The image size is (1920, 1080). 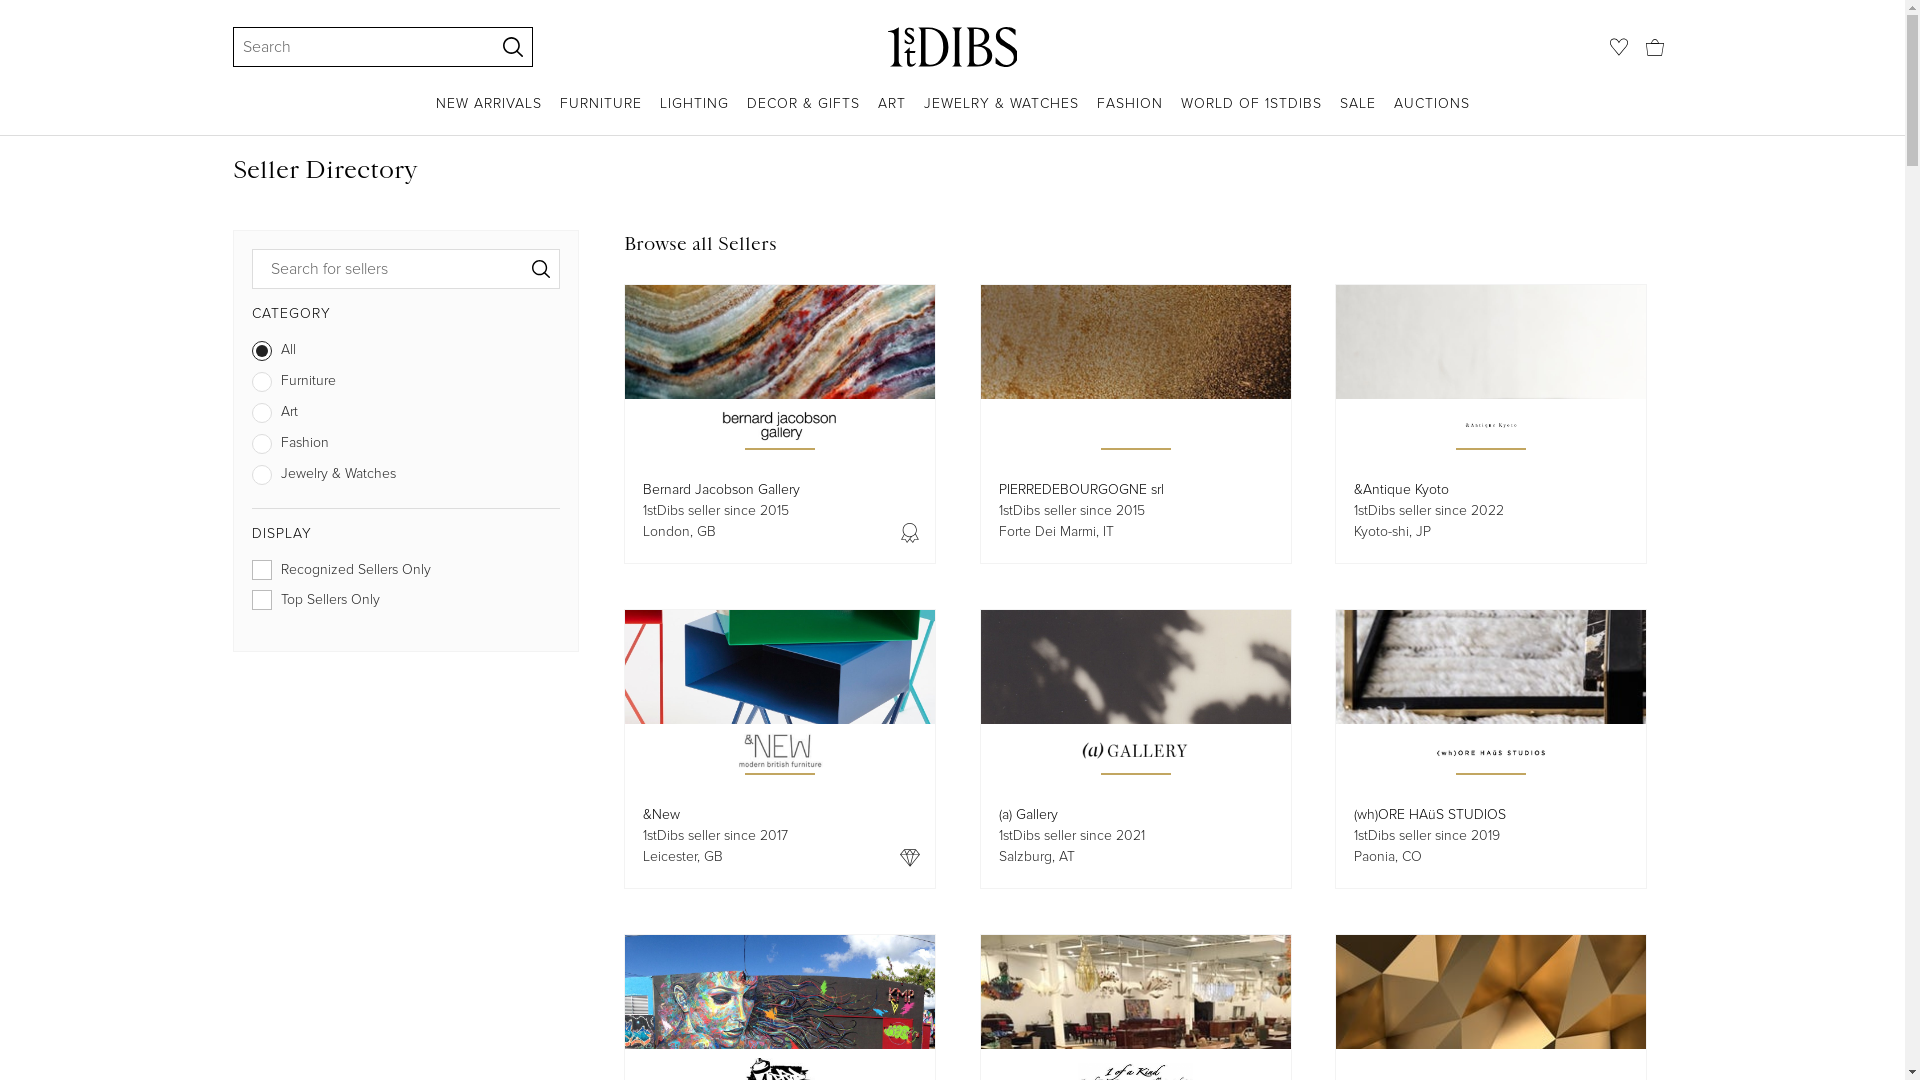 What do you see at coordinates (405, 353) in the screenshot?
I see `'All'` at bounding box center [405, 353].